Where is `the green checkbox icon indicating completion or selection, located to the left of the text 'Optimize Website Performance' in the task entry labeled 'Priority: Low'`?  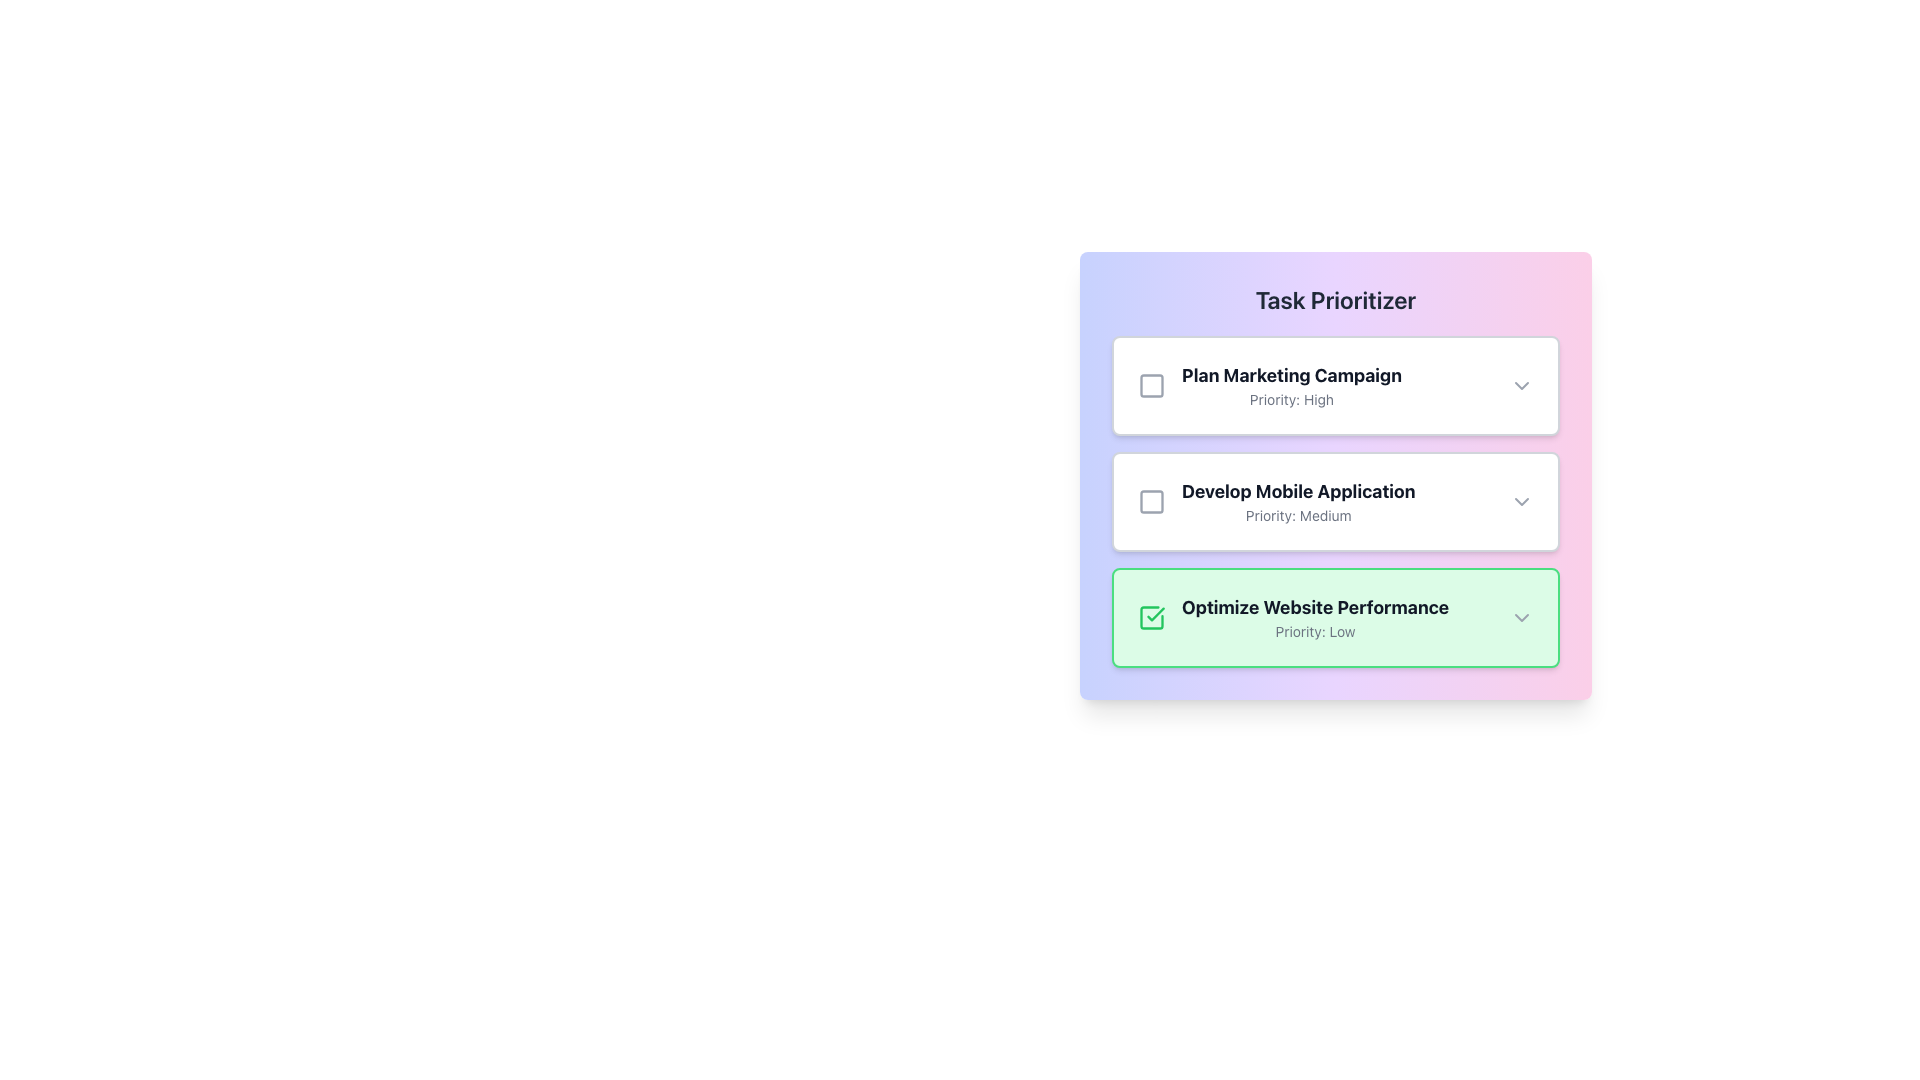
the green checkbox icon indicating completion or selection, located to the left of the text 'Optimize Website Performance' in the task entry labeled 'Priority: Low' is located at coordinates (1152, 616).